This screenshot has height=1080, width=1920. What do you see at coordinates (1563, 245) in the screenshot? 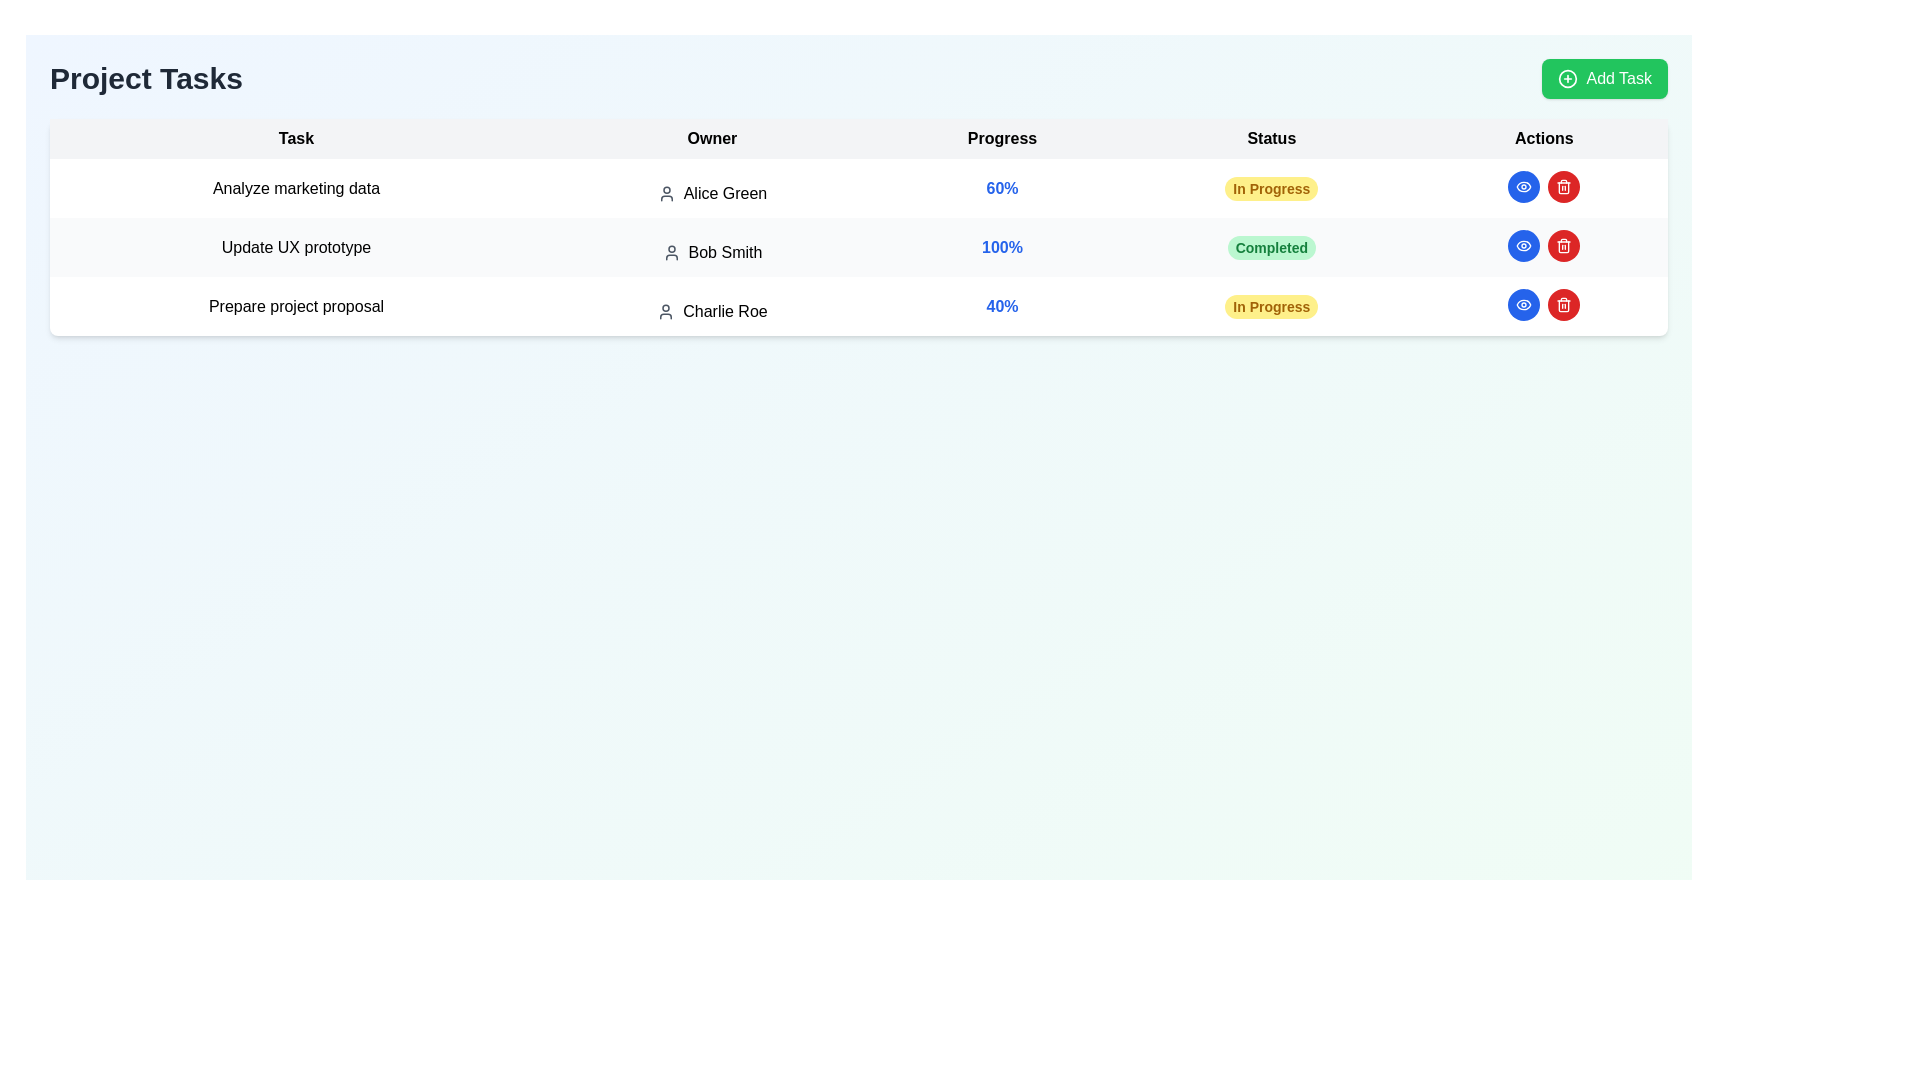
I see `the red delete button with a trash icon in the actions column for the task 'Update UX prototype' to initiate task deletion` at bounding box center [1563, 245].